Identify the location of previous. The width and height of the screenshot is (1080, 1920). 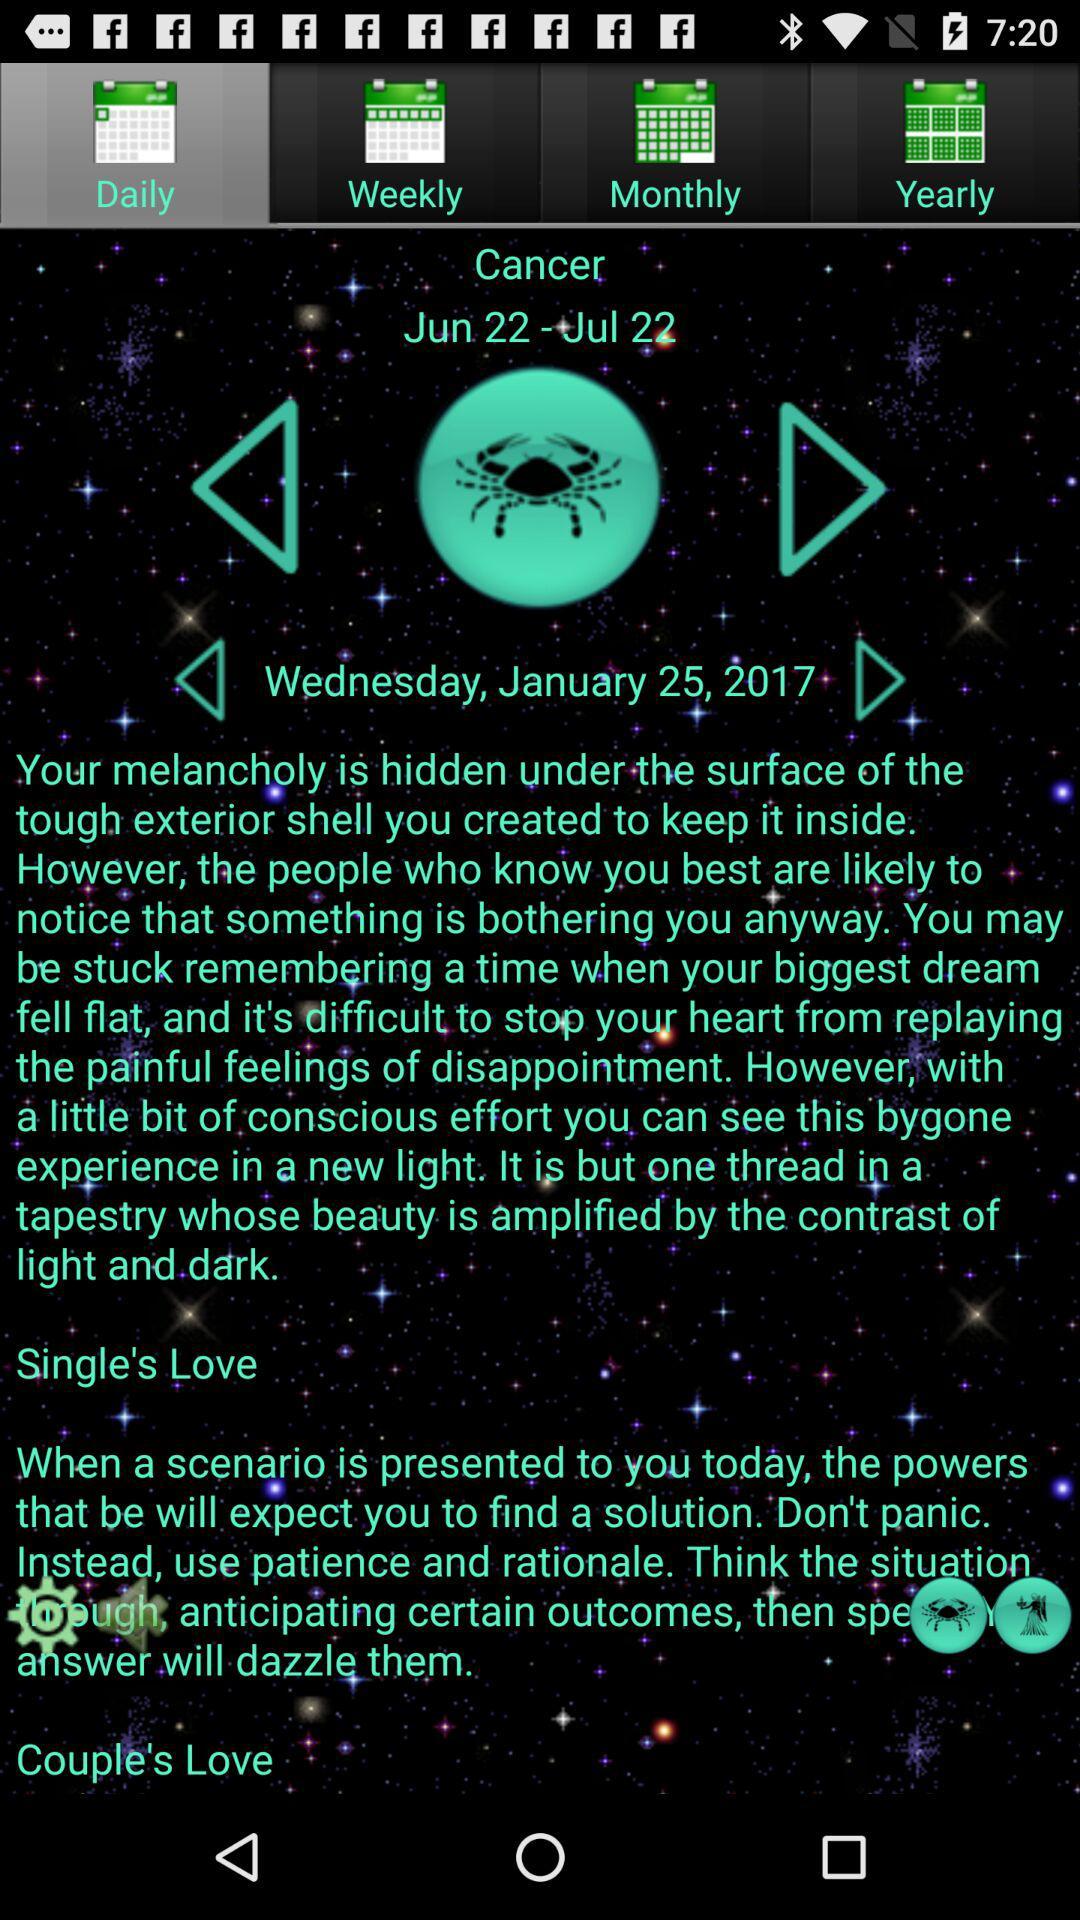
(246, 487).